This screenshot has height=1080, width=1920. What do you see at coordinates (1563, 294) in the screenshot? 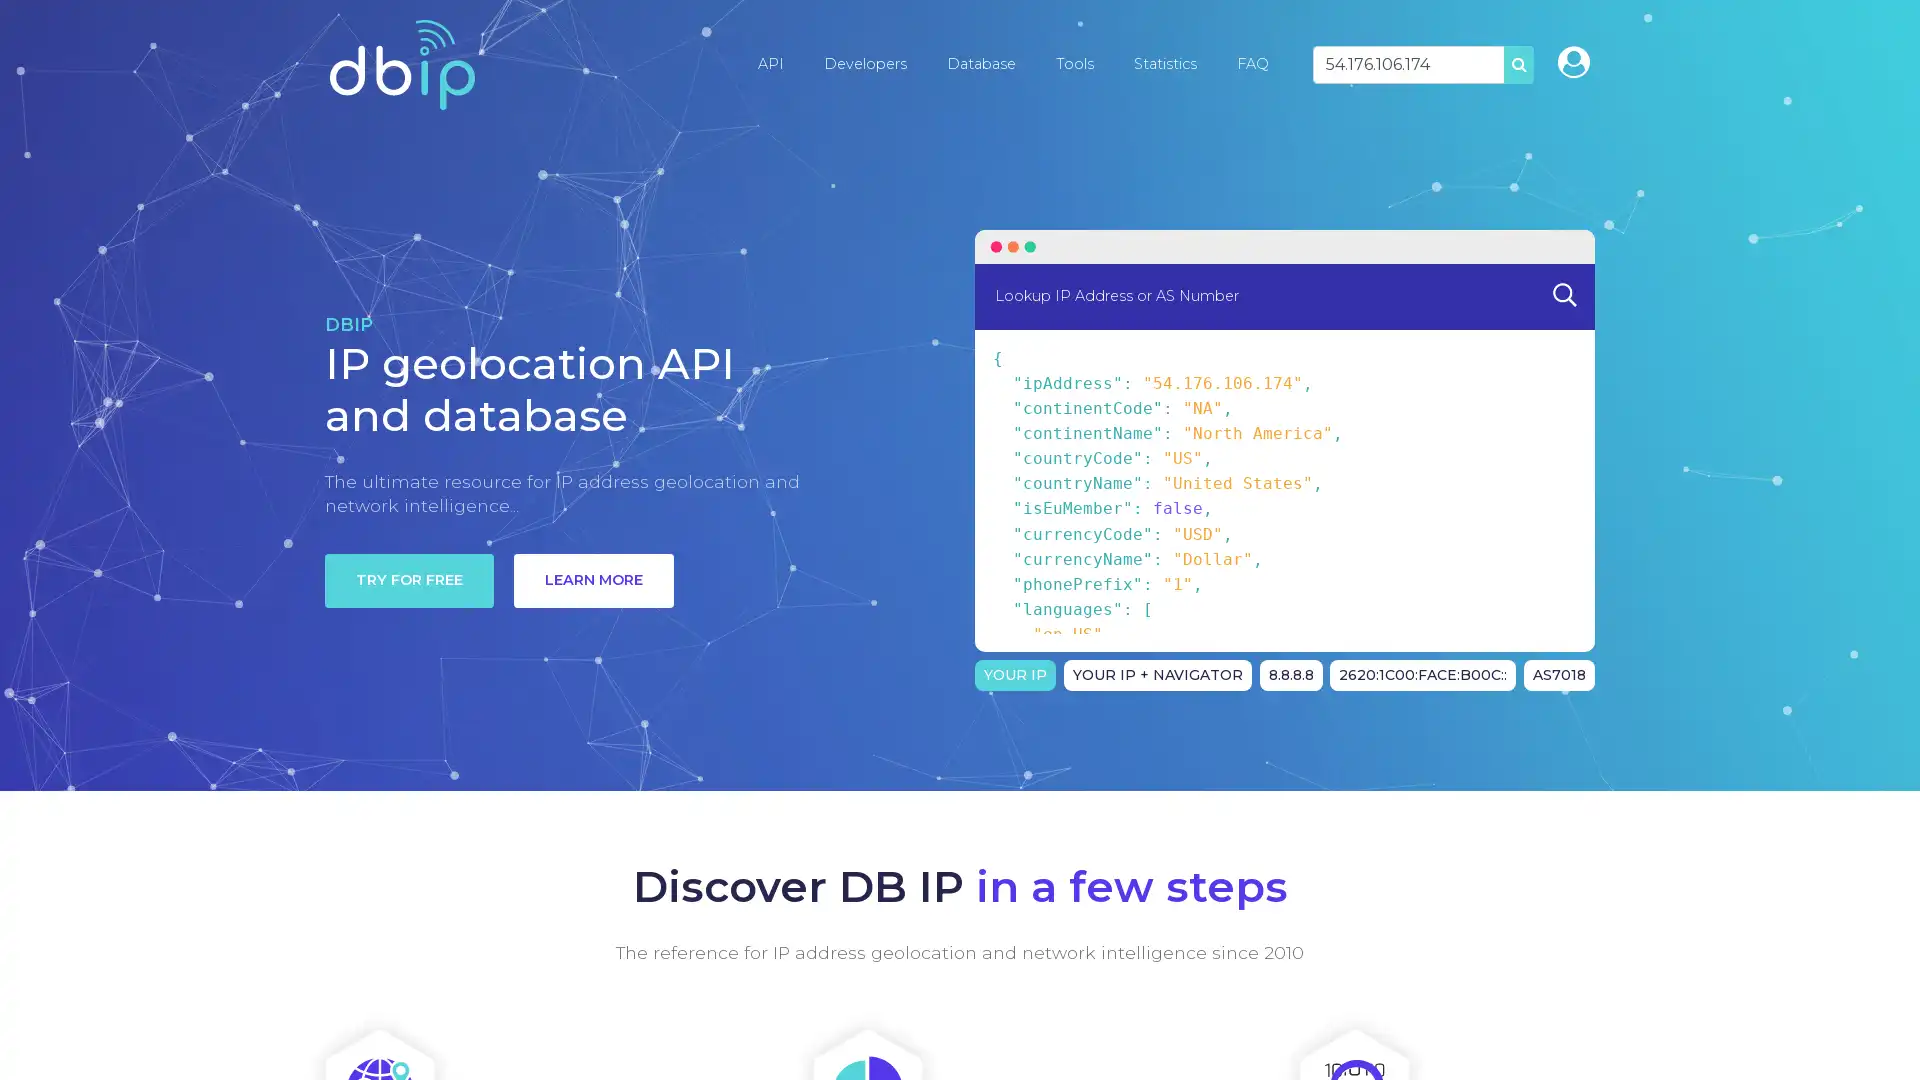
I see `Submit` at bounding box center [1563, 294].